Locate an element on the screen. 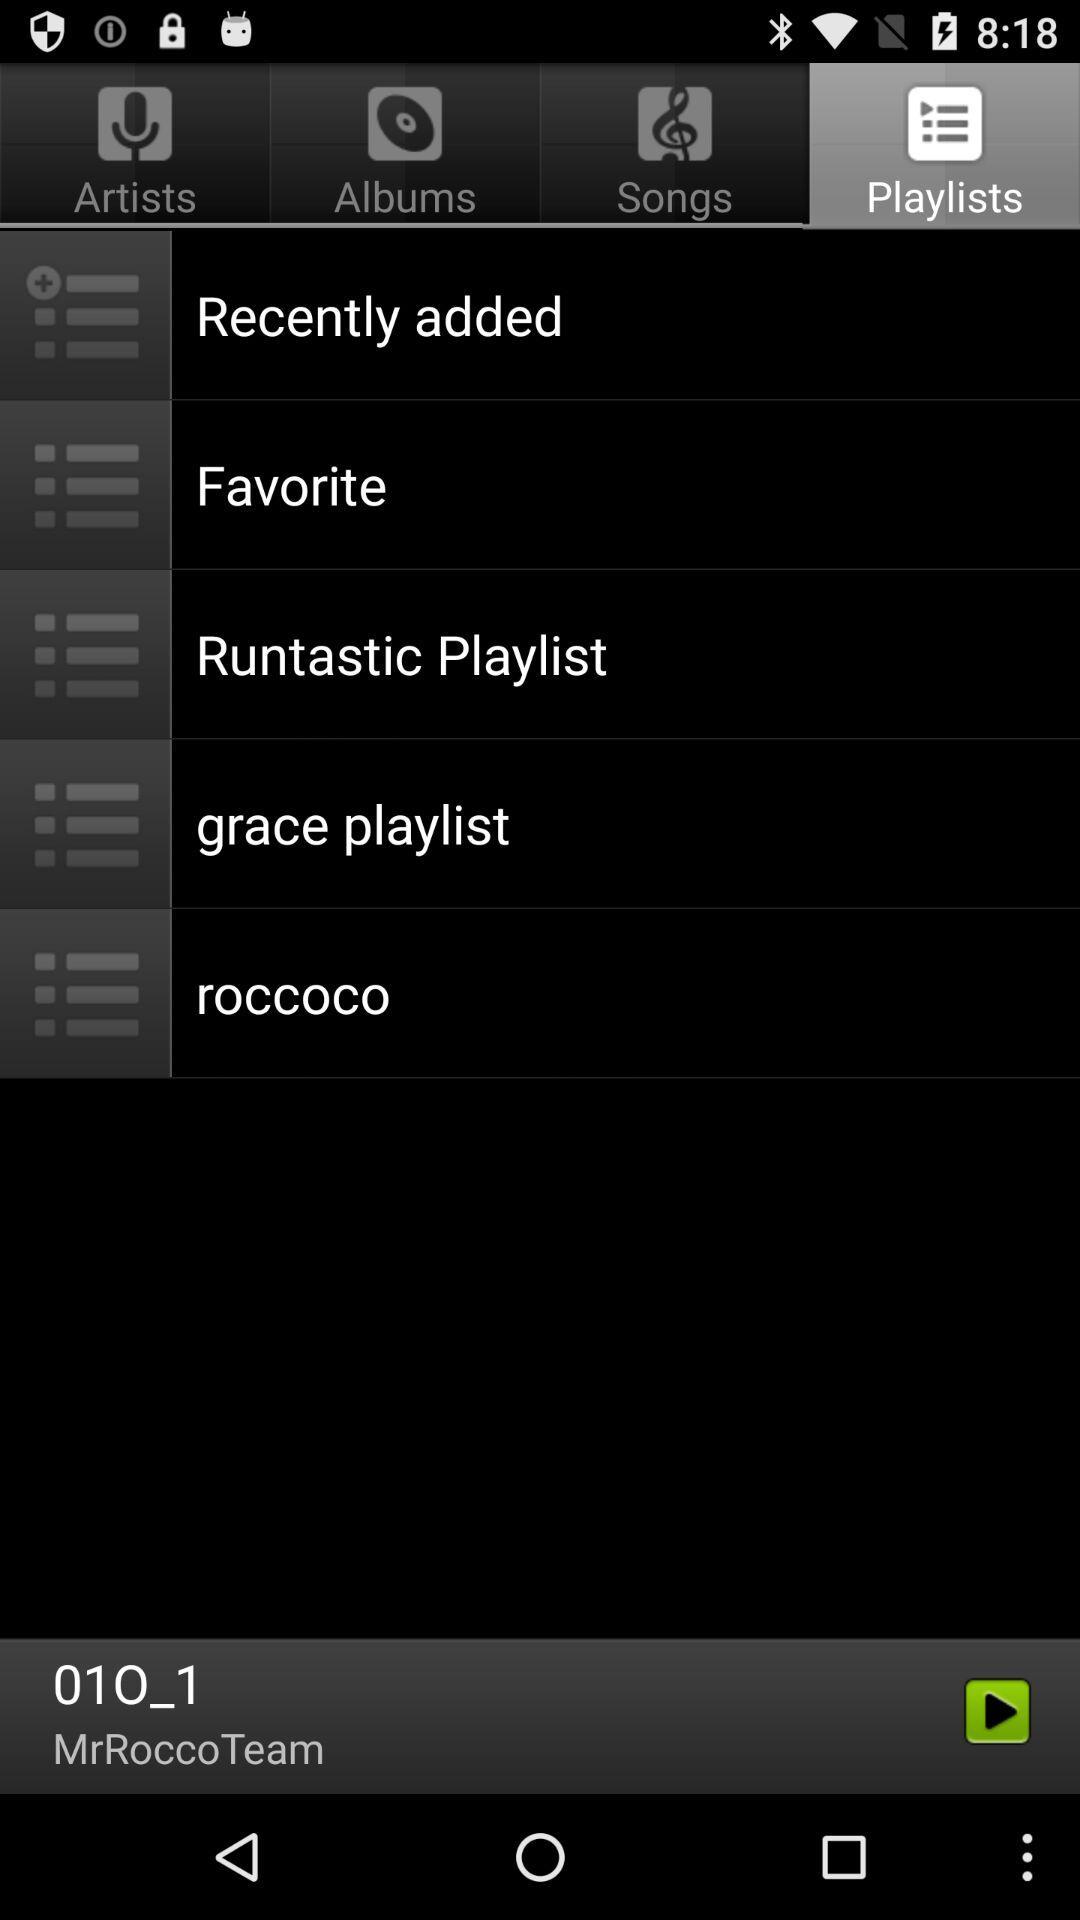  item above recently added item is located at coordinates (675, 146).